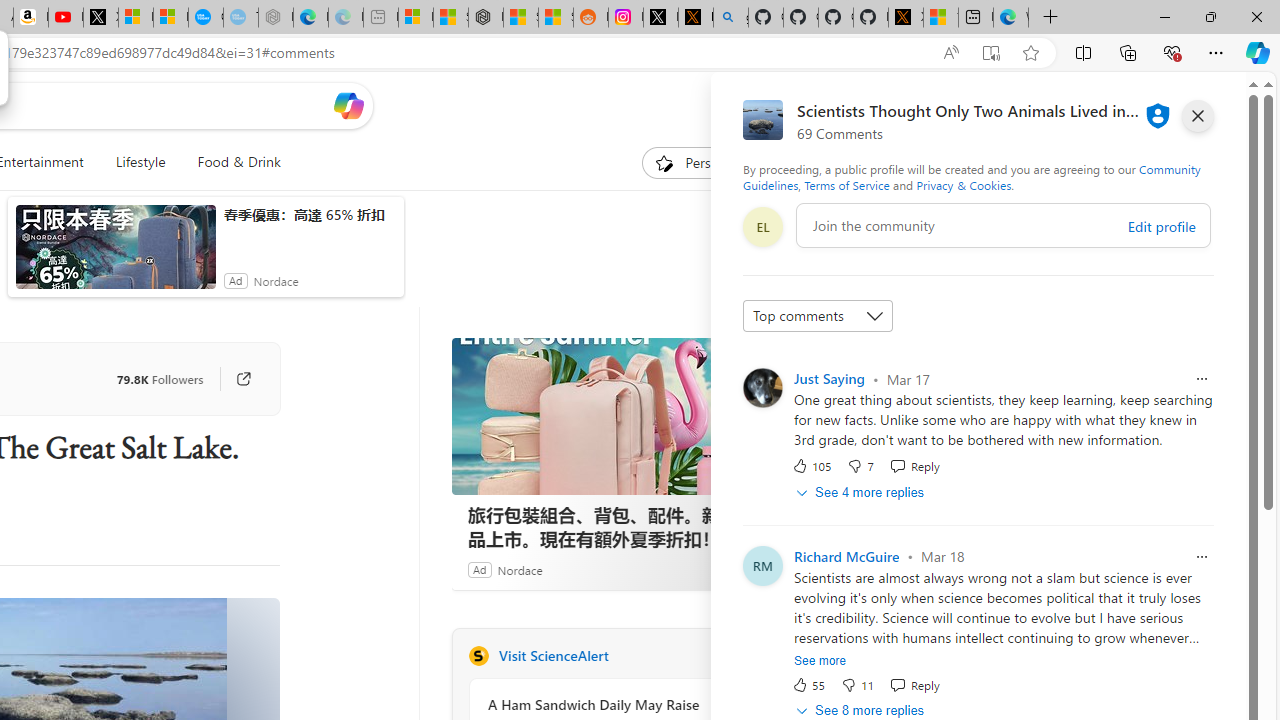  What do you see at coordinates (380, 17) in the screenshot?
I see `'New tab - Sleeping'` at bounding box center [380, 17].